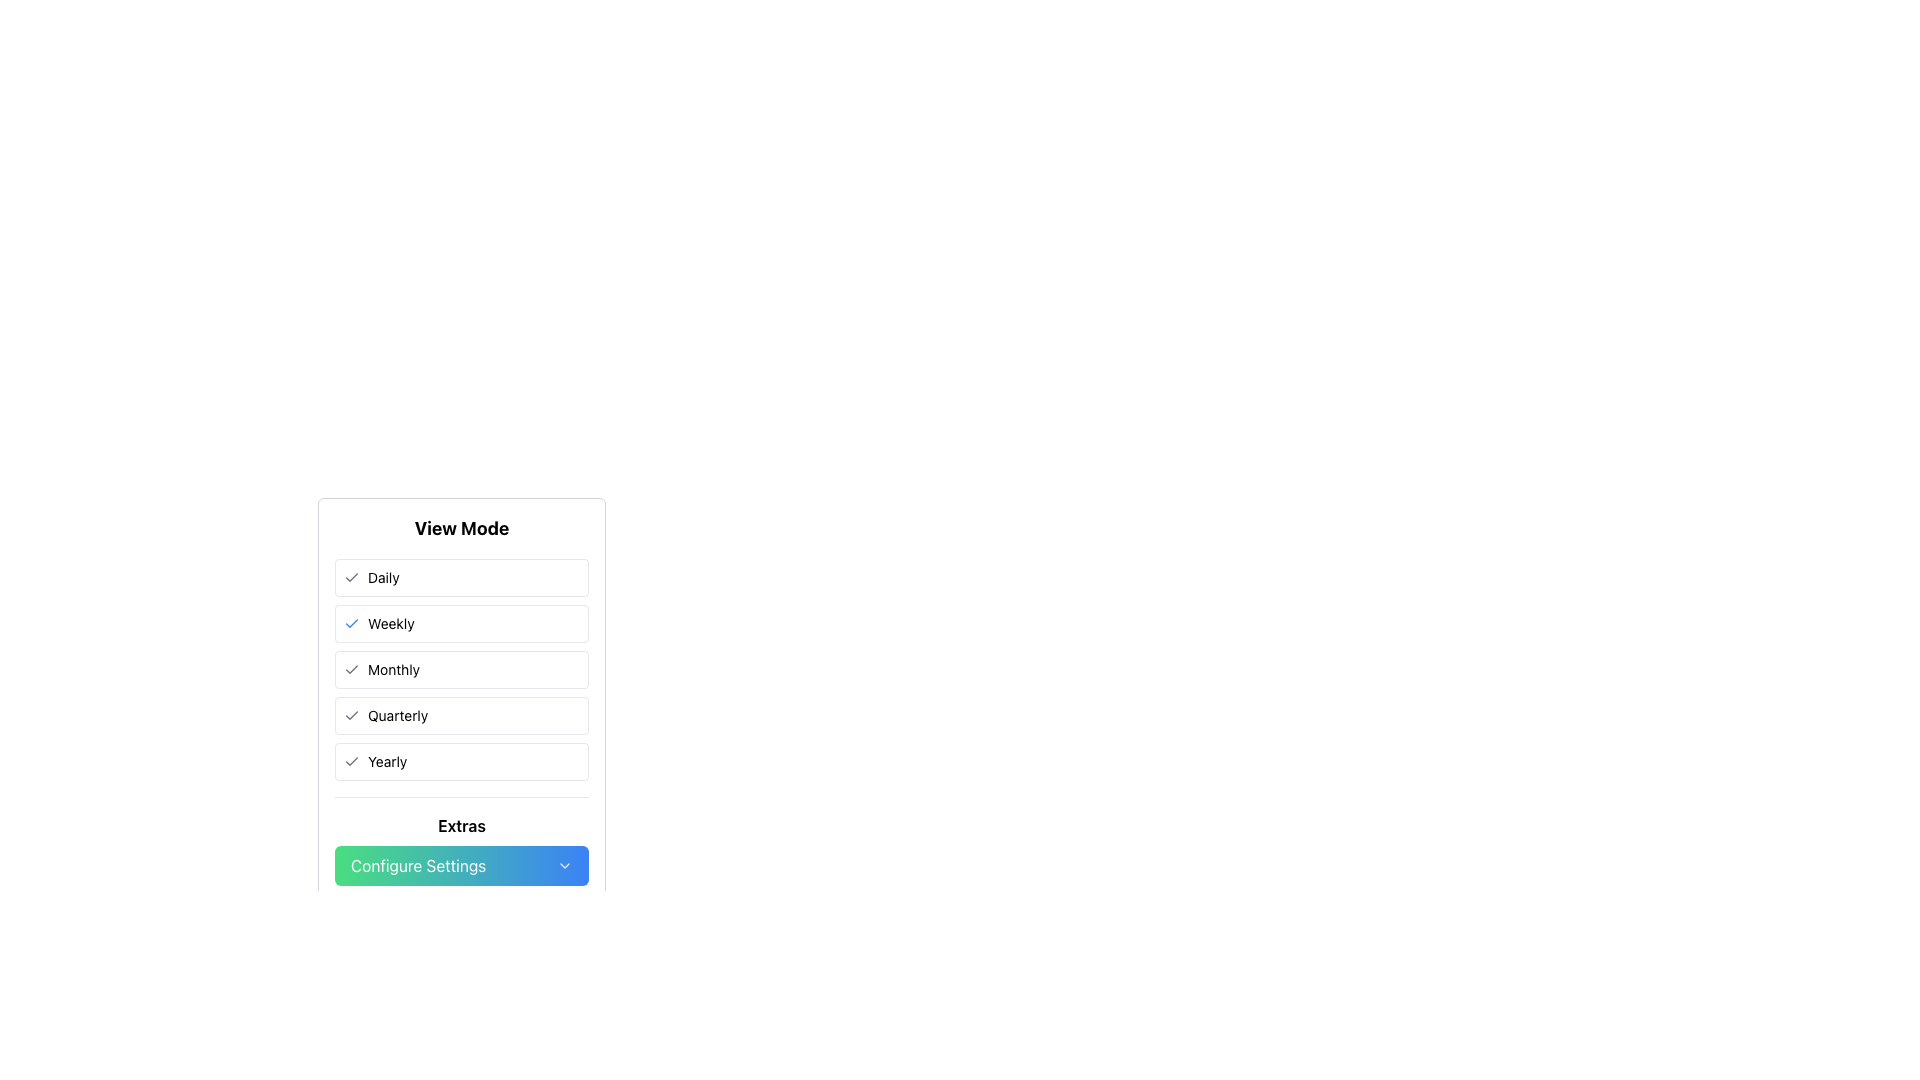  I want to click on the checkmark icon within the 'Yearly' button, which is the fifth selectable option in the 'View Mode' menu, so click(351, 762).